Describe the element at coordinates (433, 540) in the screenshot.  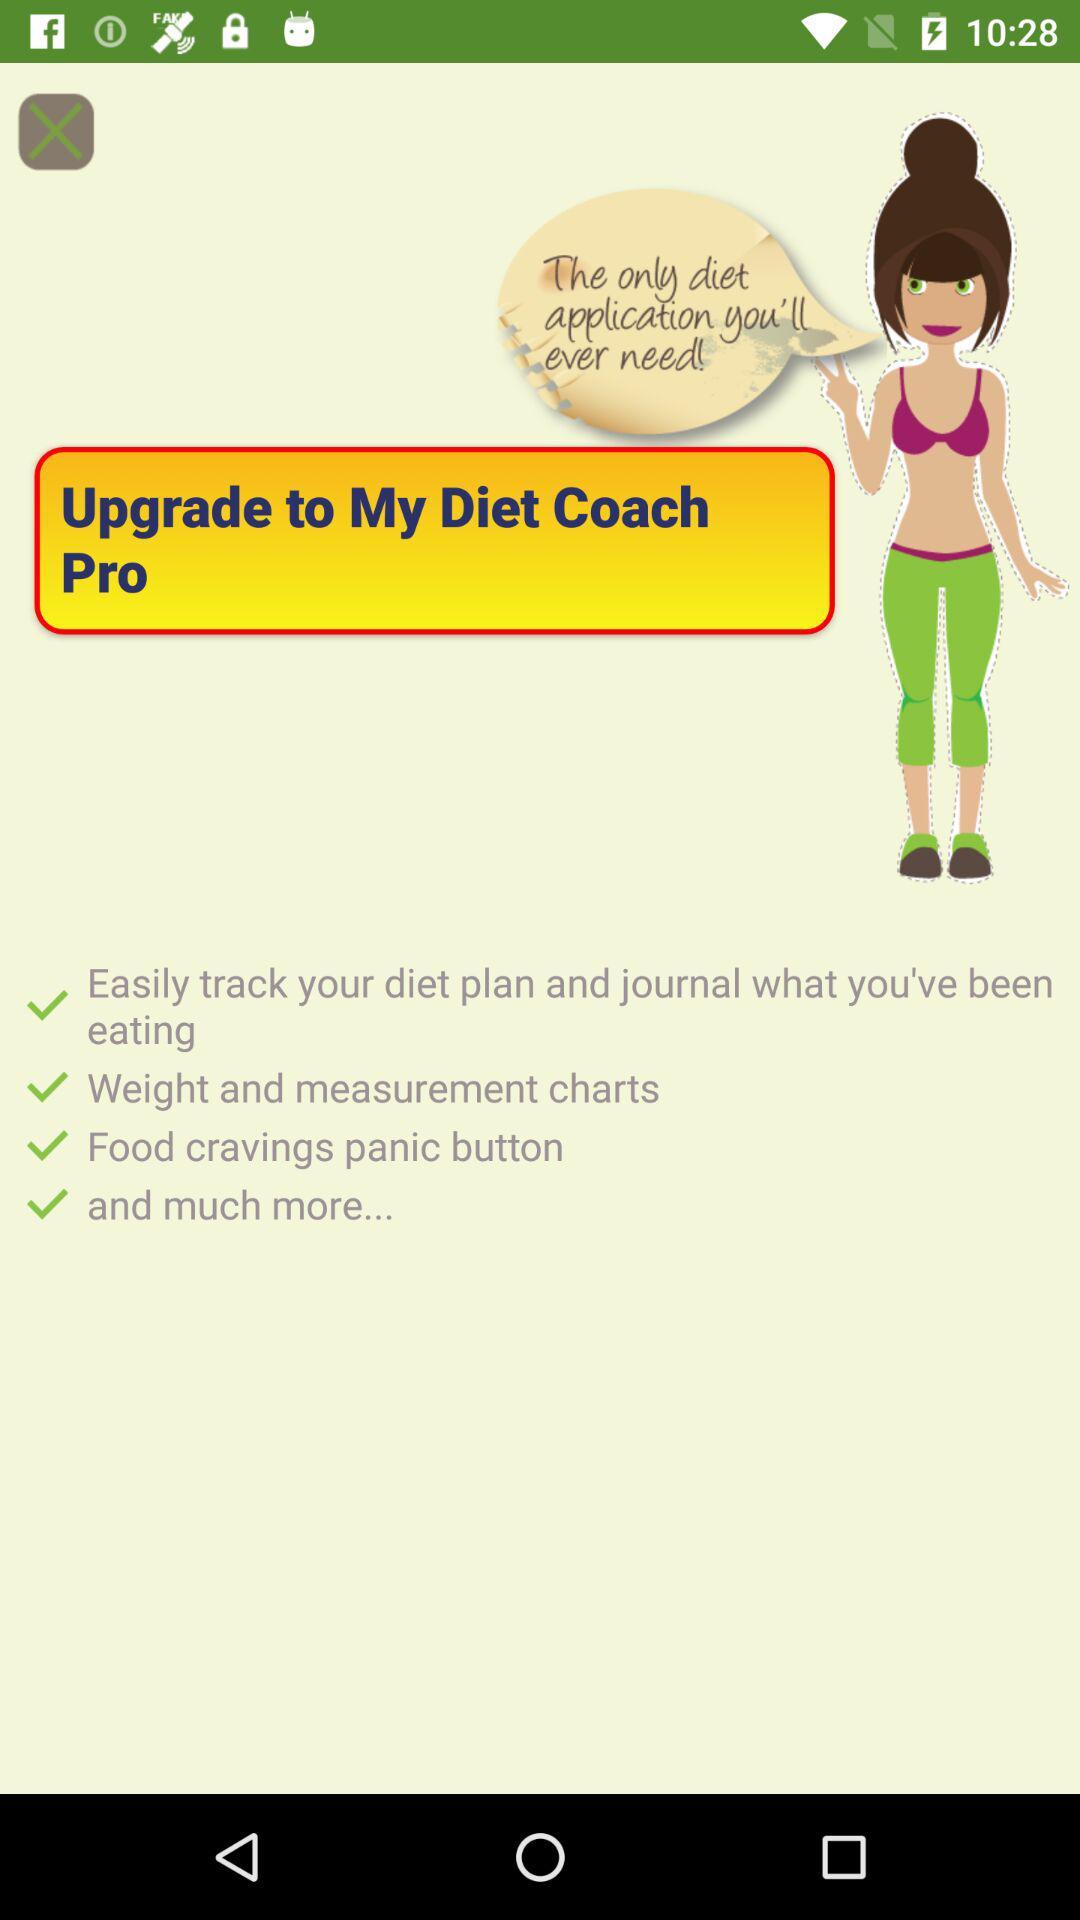
I see `the upgrade to my` at that location.